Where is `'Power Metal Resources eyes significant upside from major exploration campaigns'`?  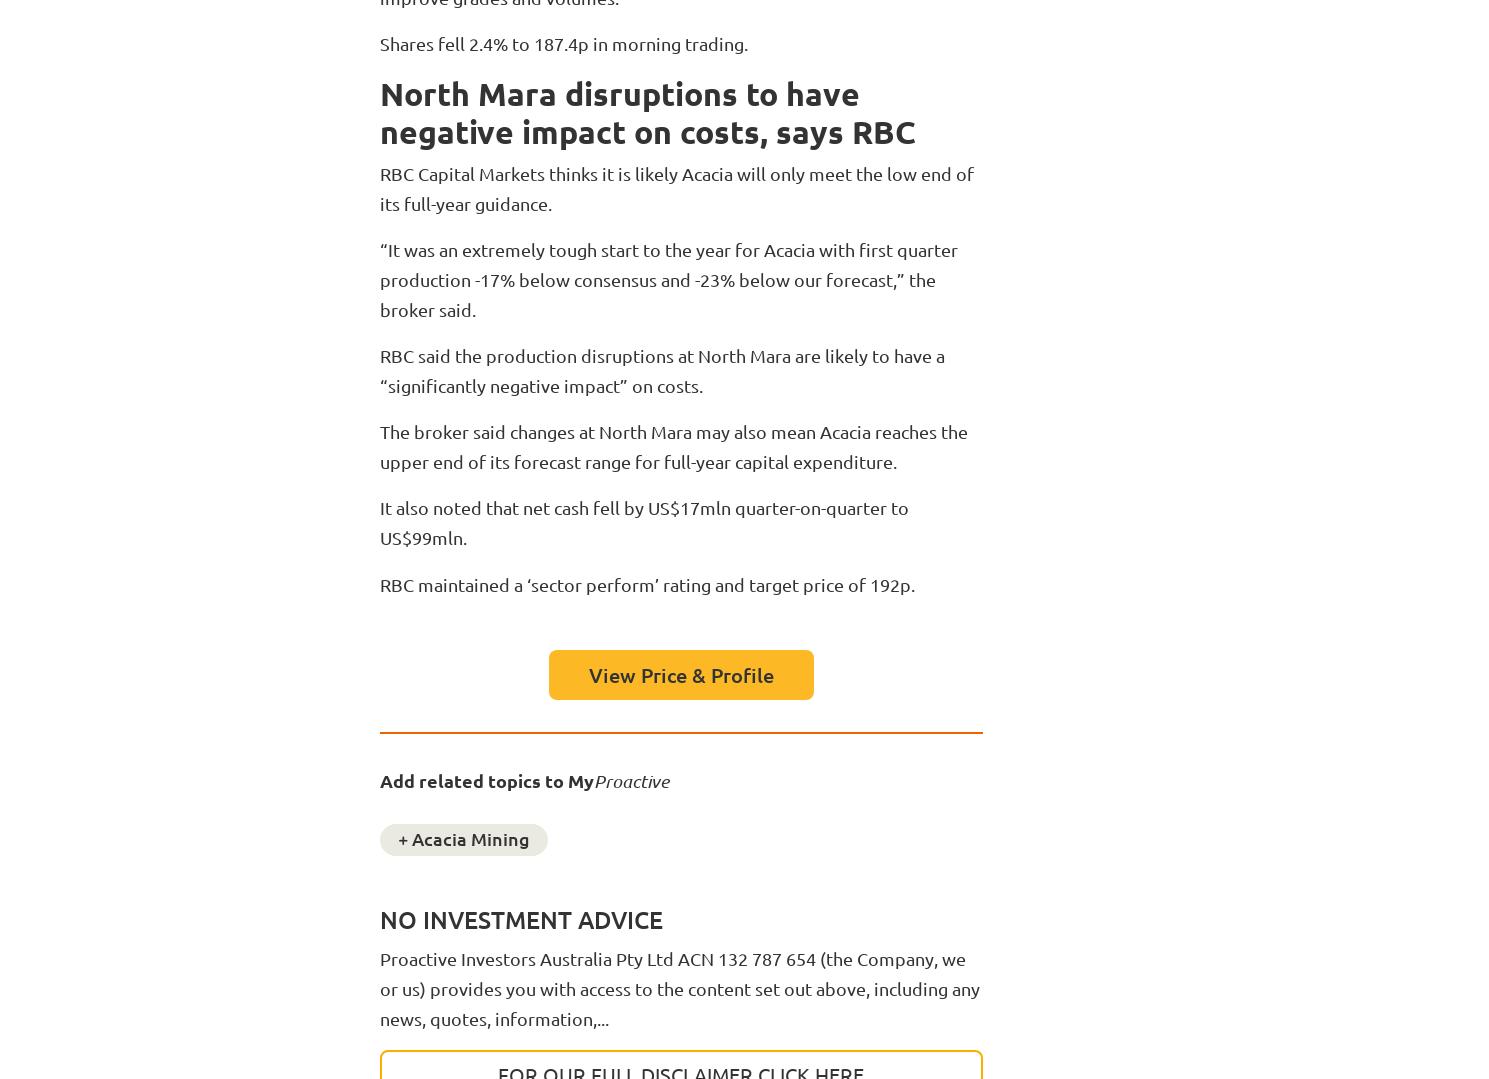
'Power Metal Resources eyes significant upside from major exploration campaigns' is located at coordinates (188, 918).